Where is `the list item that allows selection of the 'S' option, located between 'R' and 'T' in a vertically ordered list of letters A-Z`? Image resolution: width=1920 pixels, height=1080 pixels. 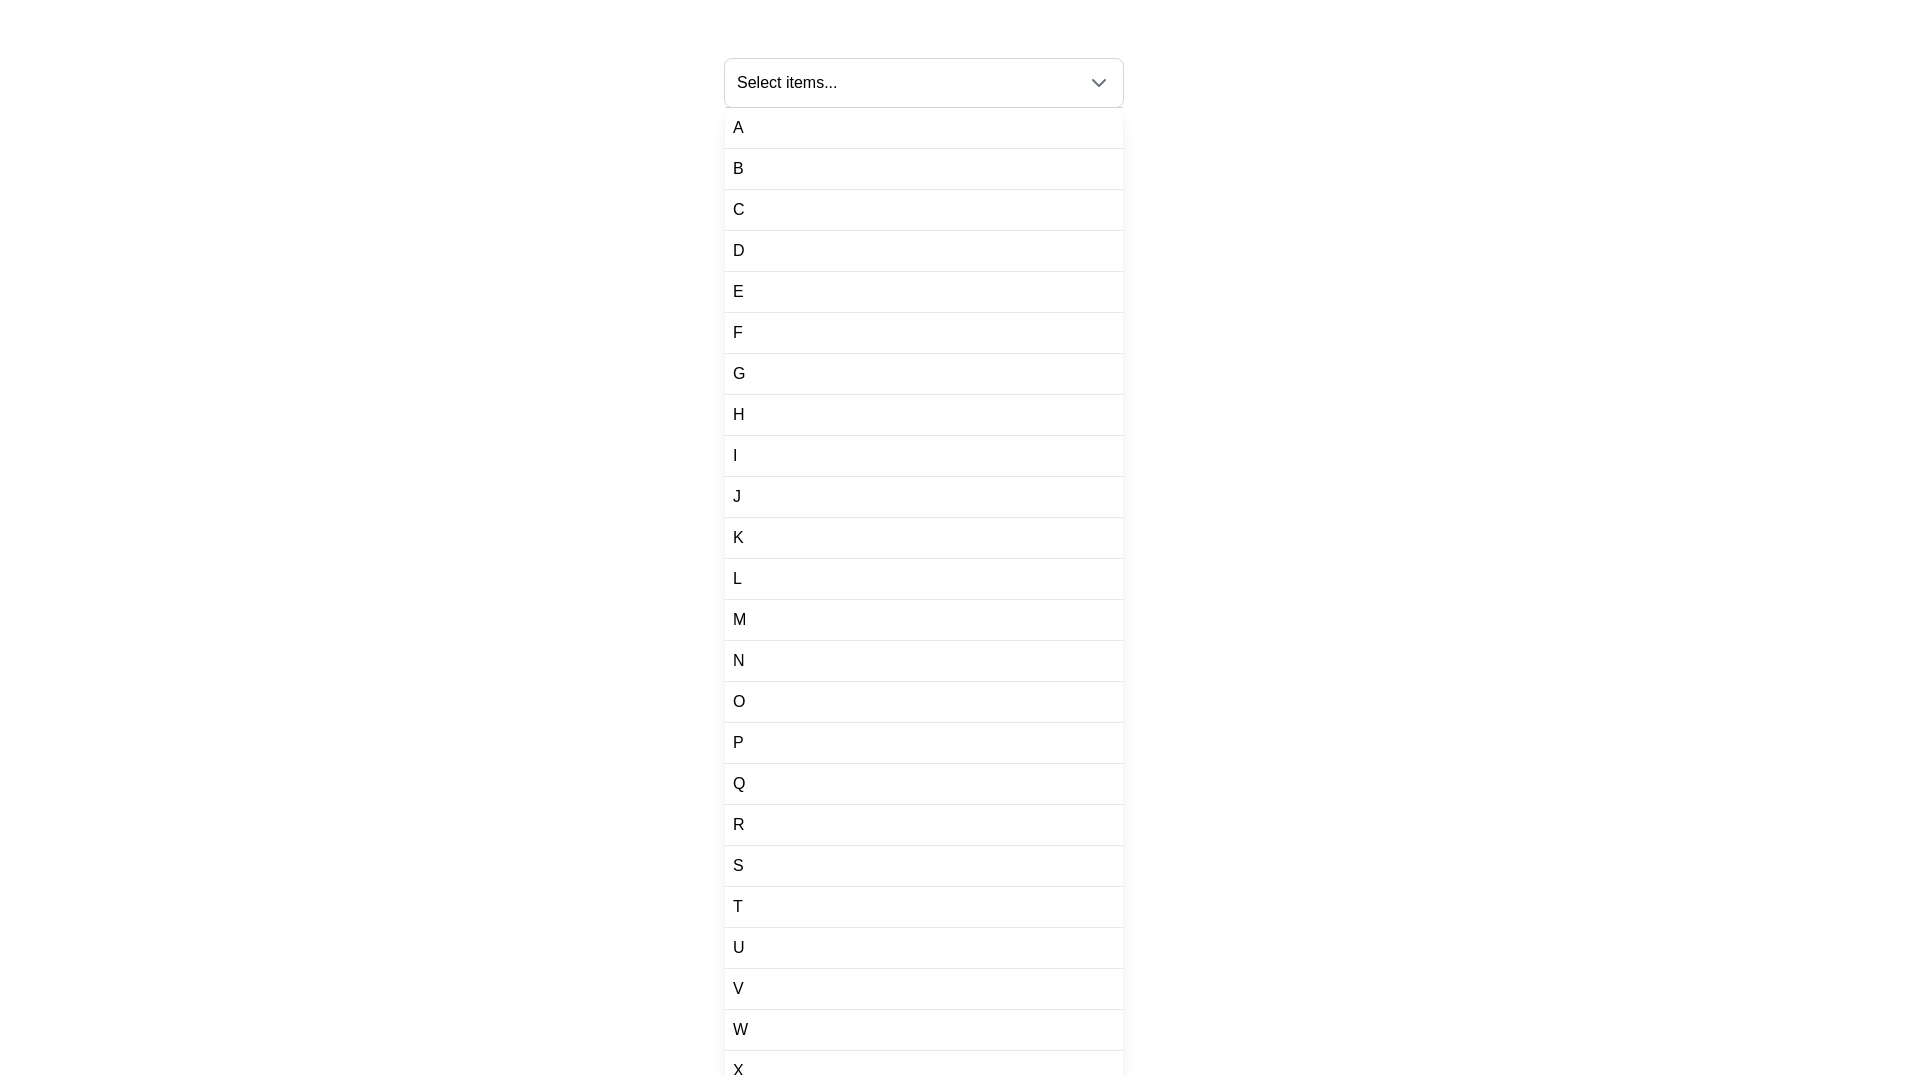 the list item that allows selection of the 'S' option, located between 'R' and 'T' in a vertically ordered list of letters A-Z is located at coordinates (923, 865).